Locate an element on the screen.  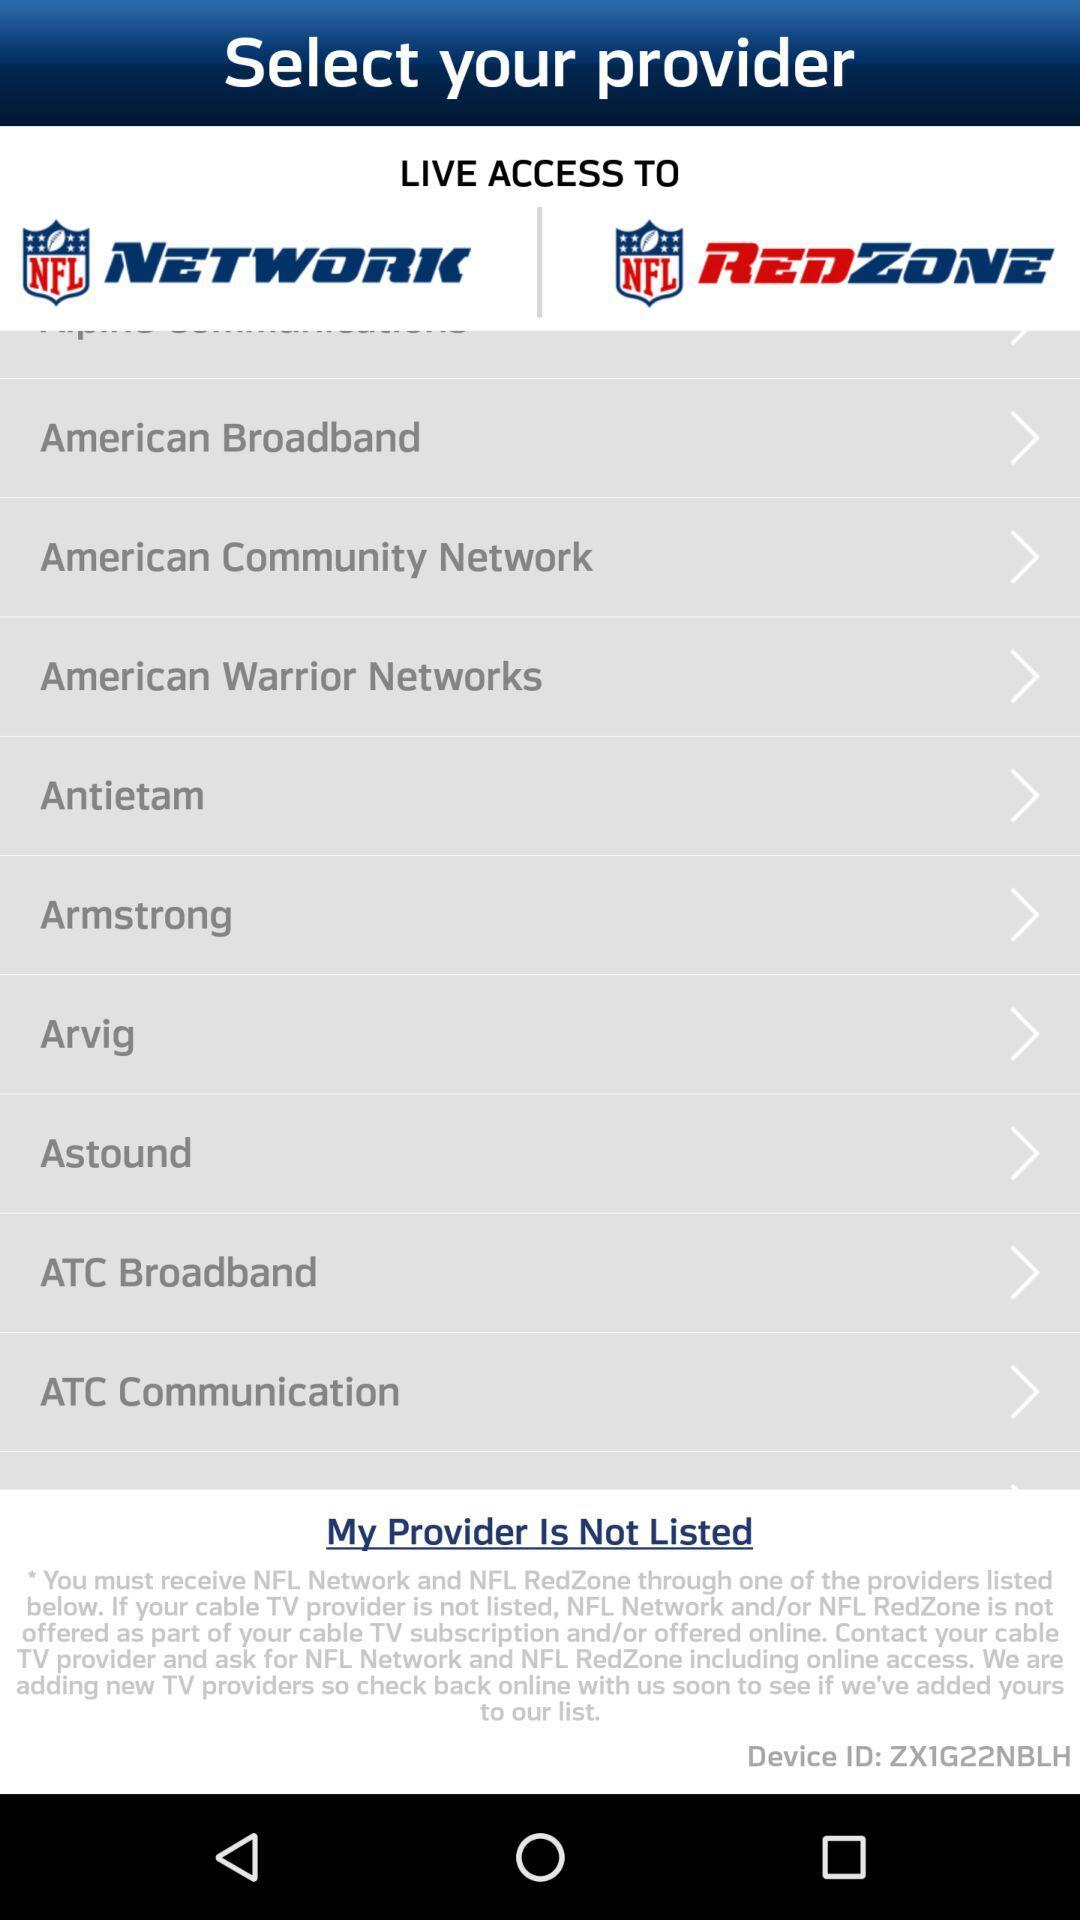
american community network is located at coordinates (559, 556).